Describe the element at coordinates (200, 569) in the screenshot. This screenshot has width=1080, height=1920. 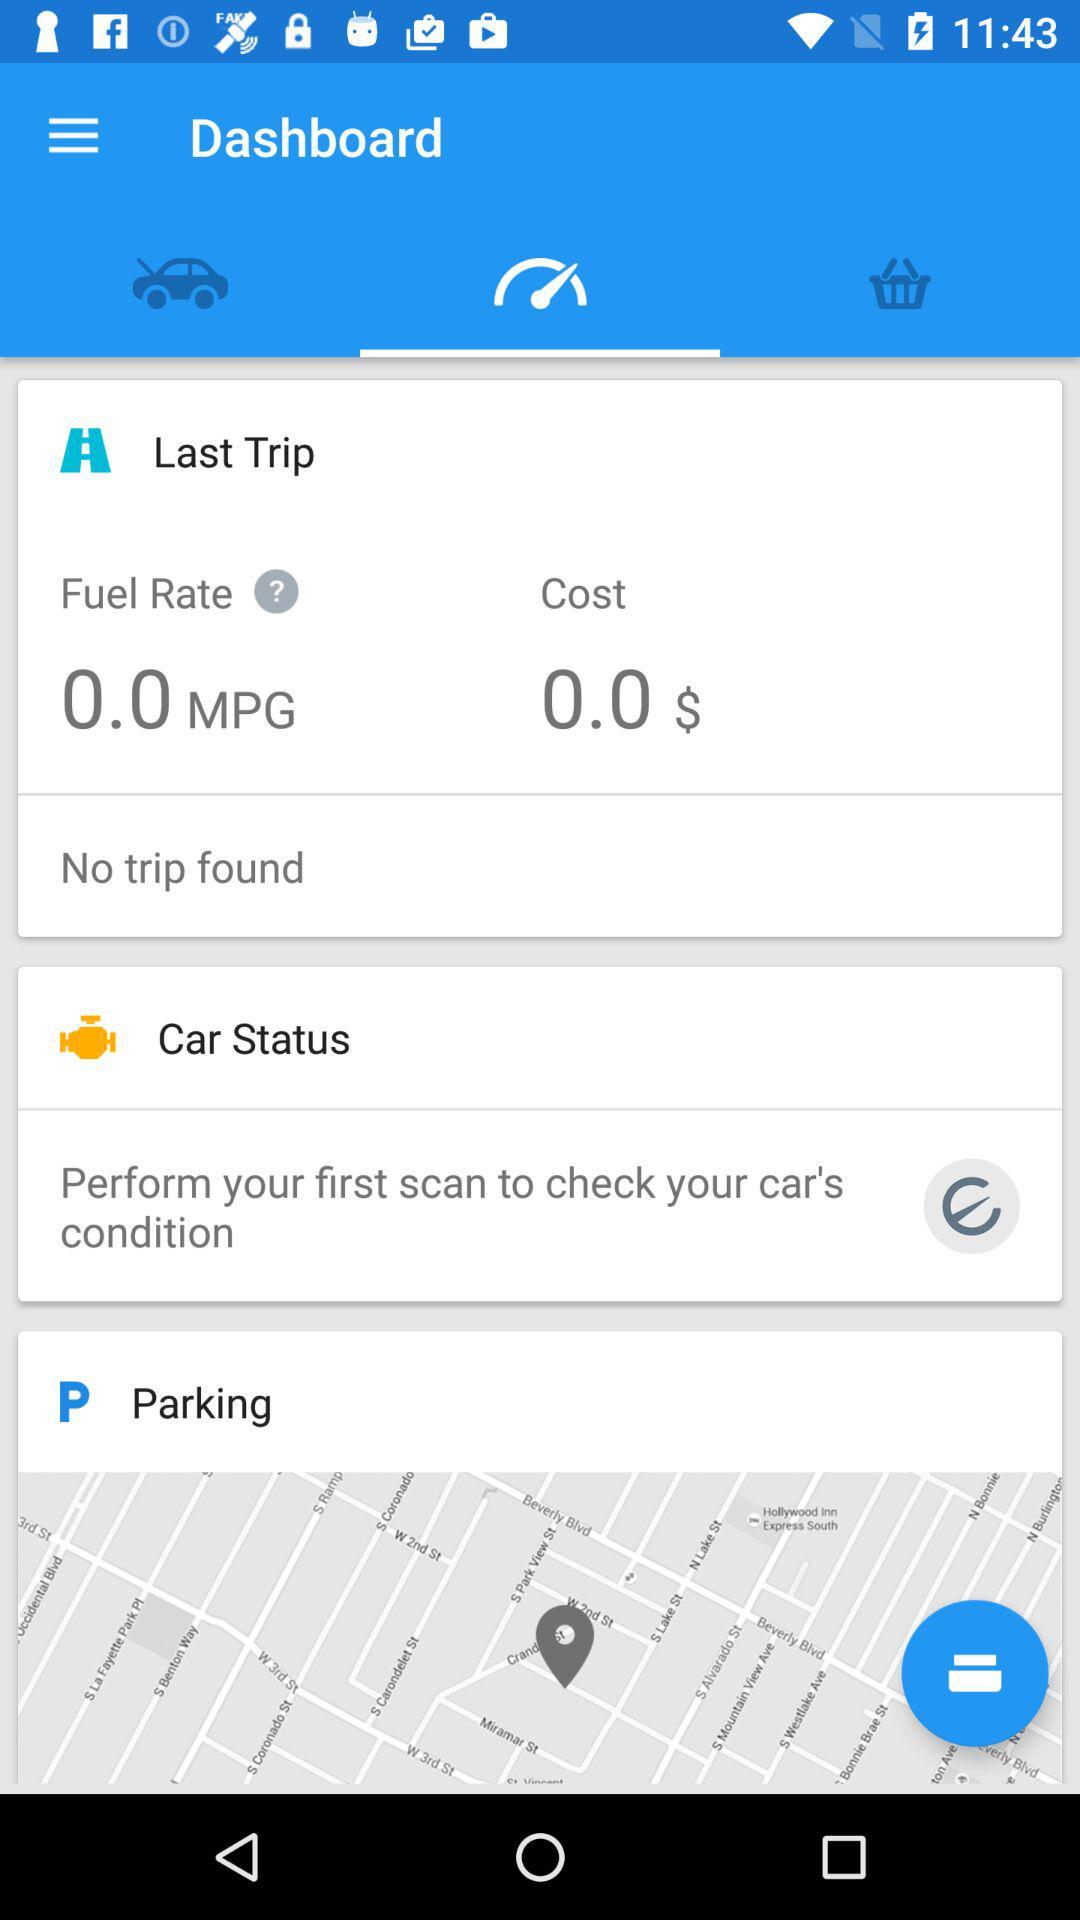
I see `icon next to cost item` at that location.